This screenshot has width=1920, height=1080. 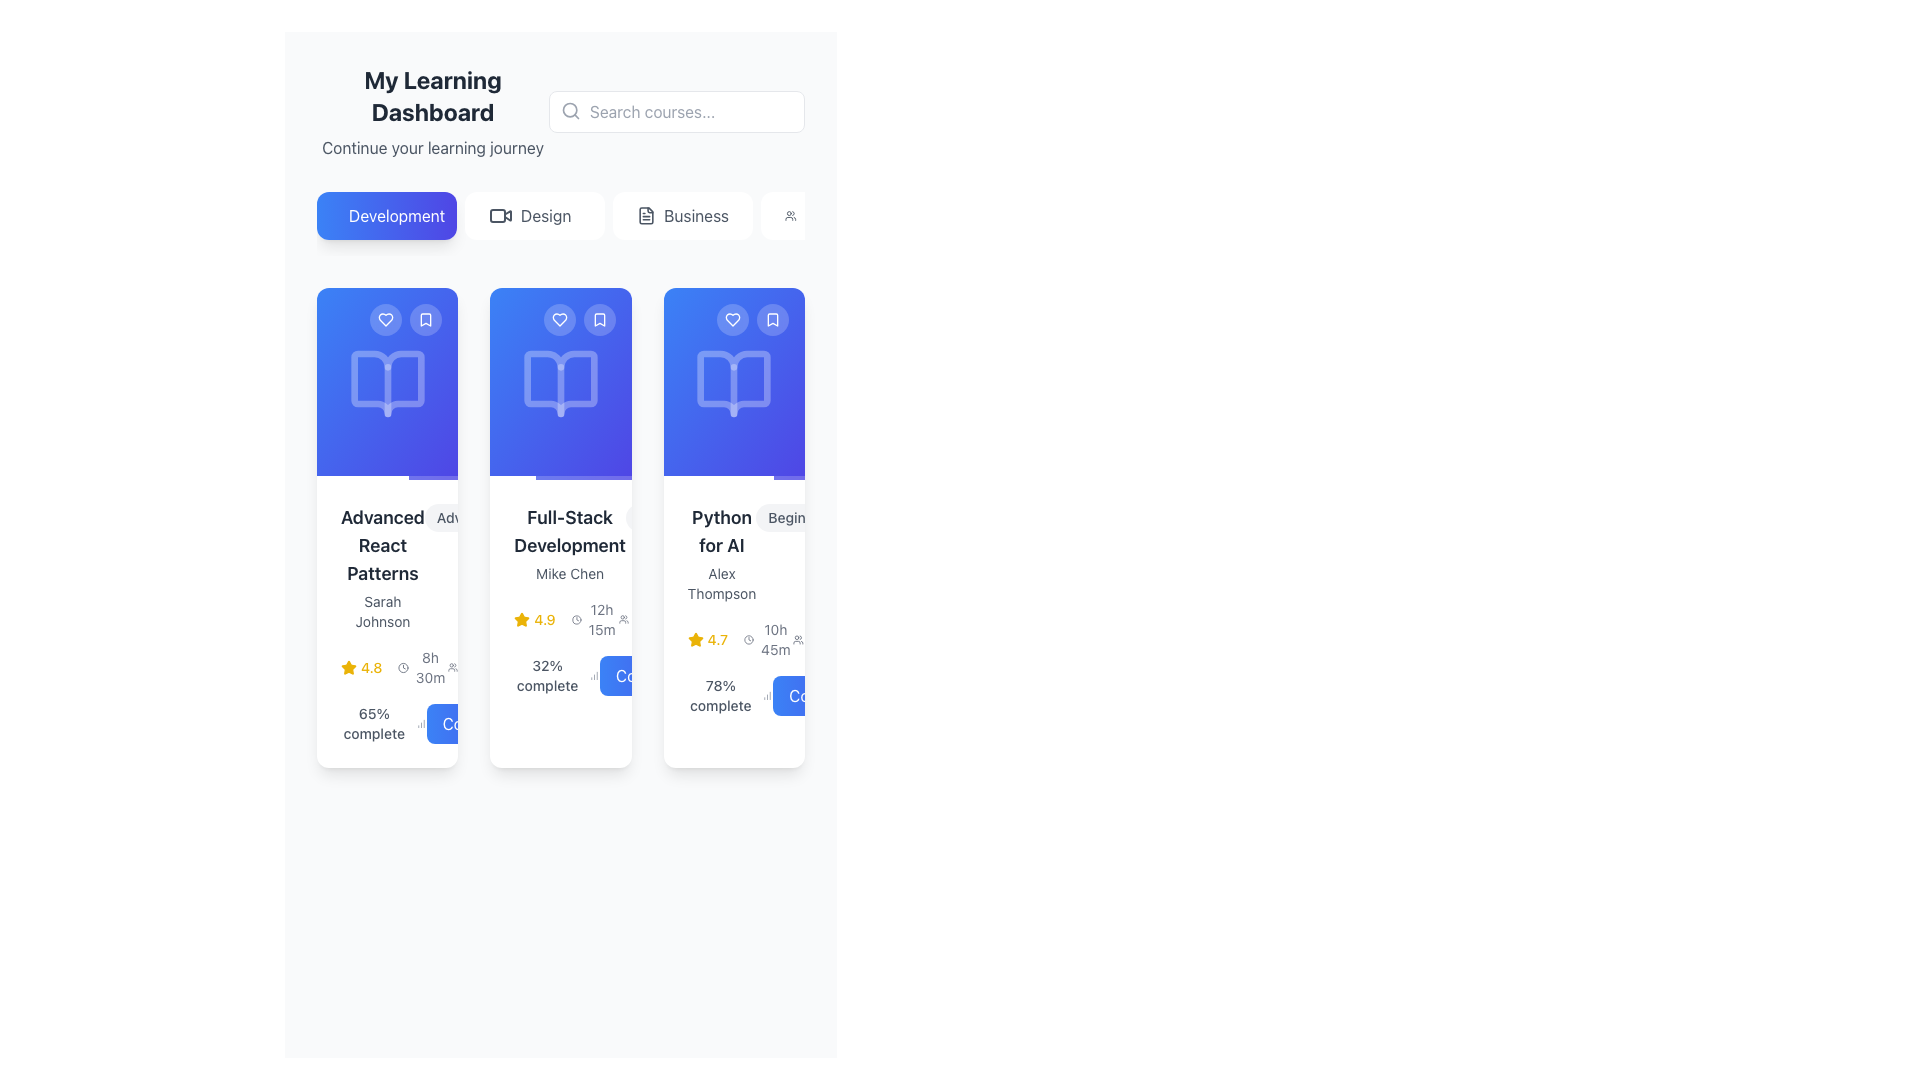 I want to click on the bookmark icon button located in the top-right corner of the second card, so click(x=598, y=319).